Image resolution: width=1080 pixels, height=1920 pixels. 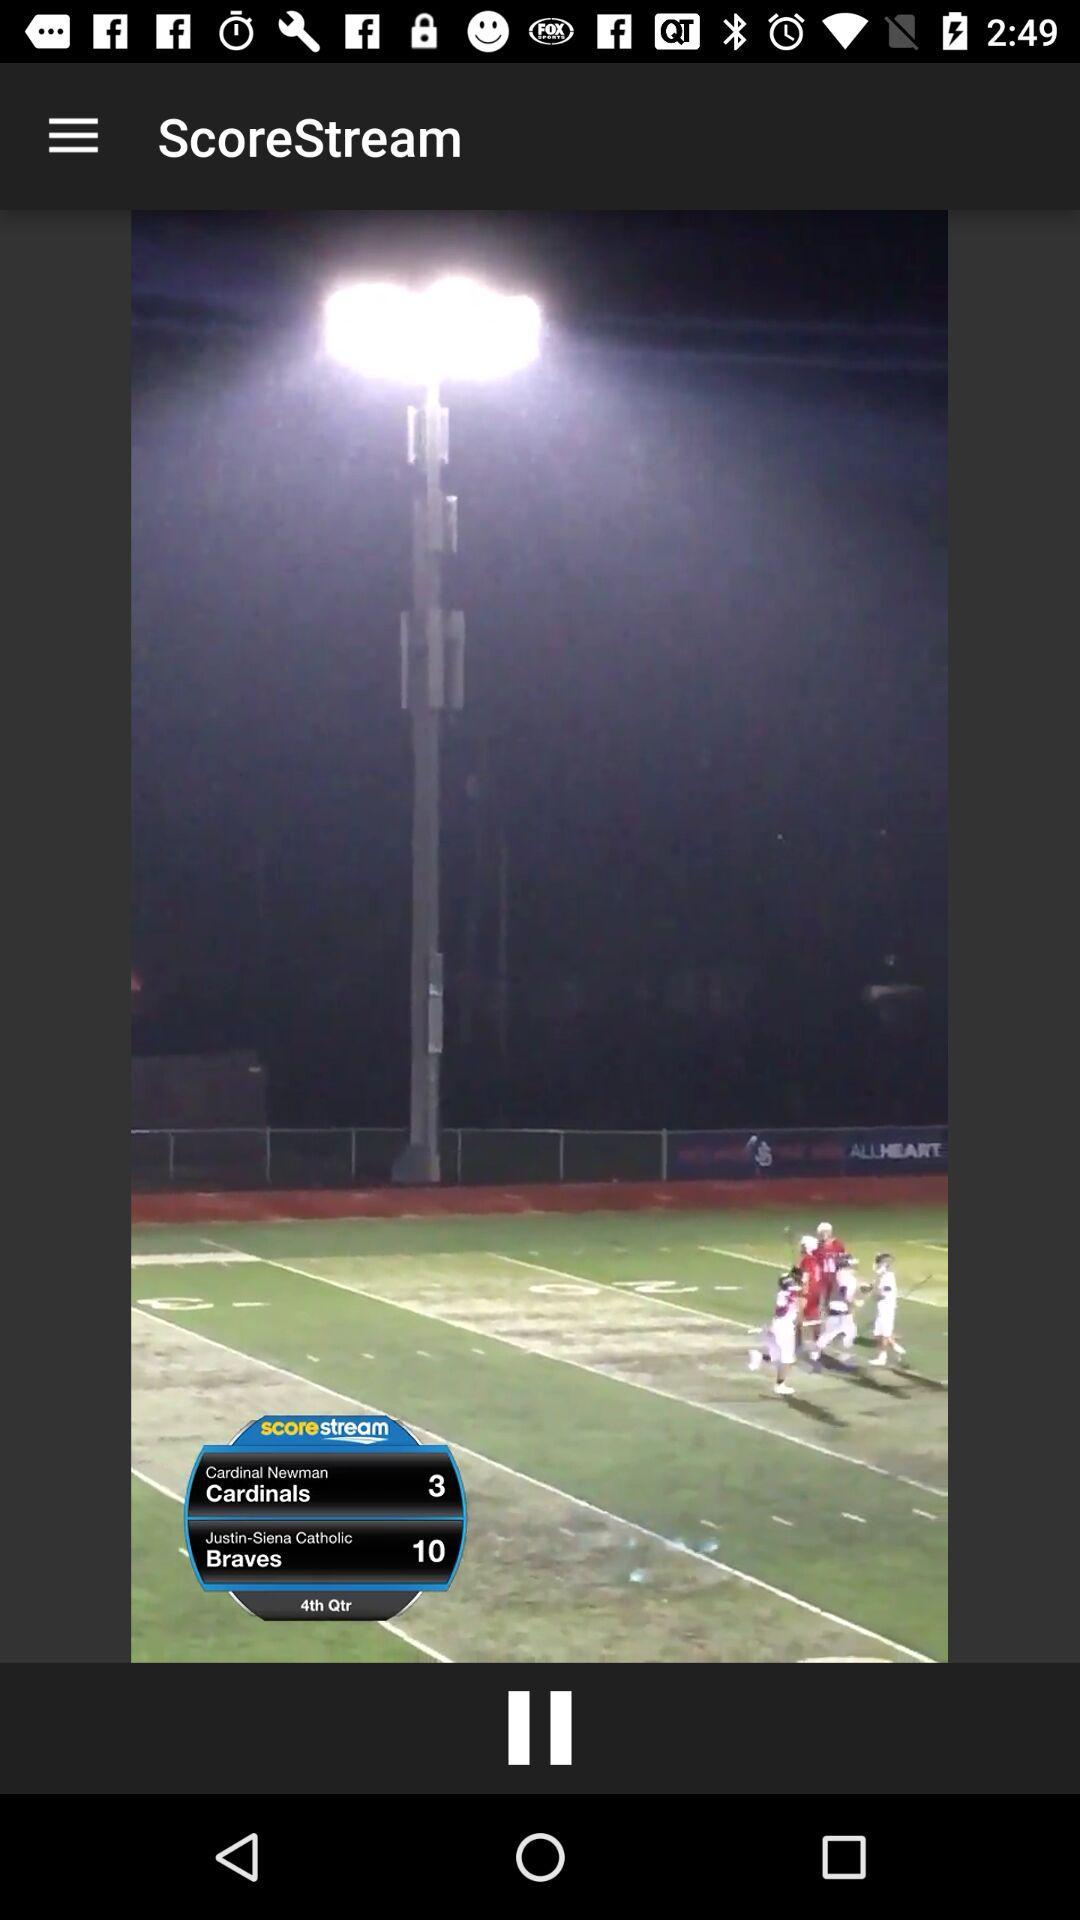 I want to click on play, so click(x=540, y=1727).